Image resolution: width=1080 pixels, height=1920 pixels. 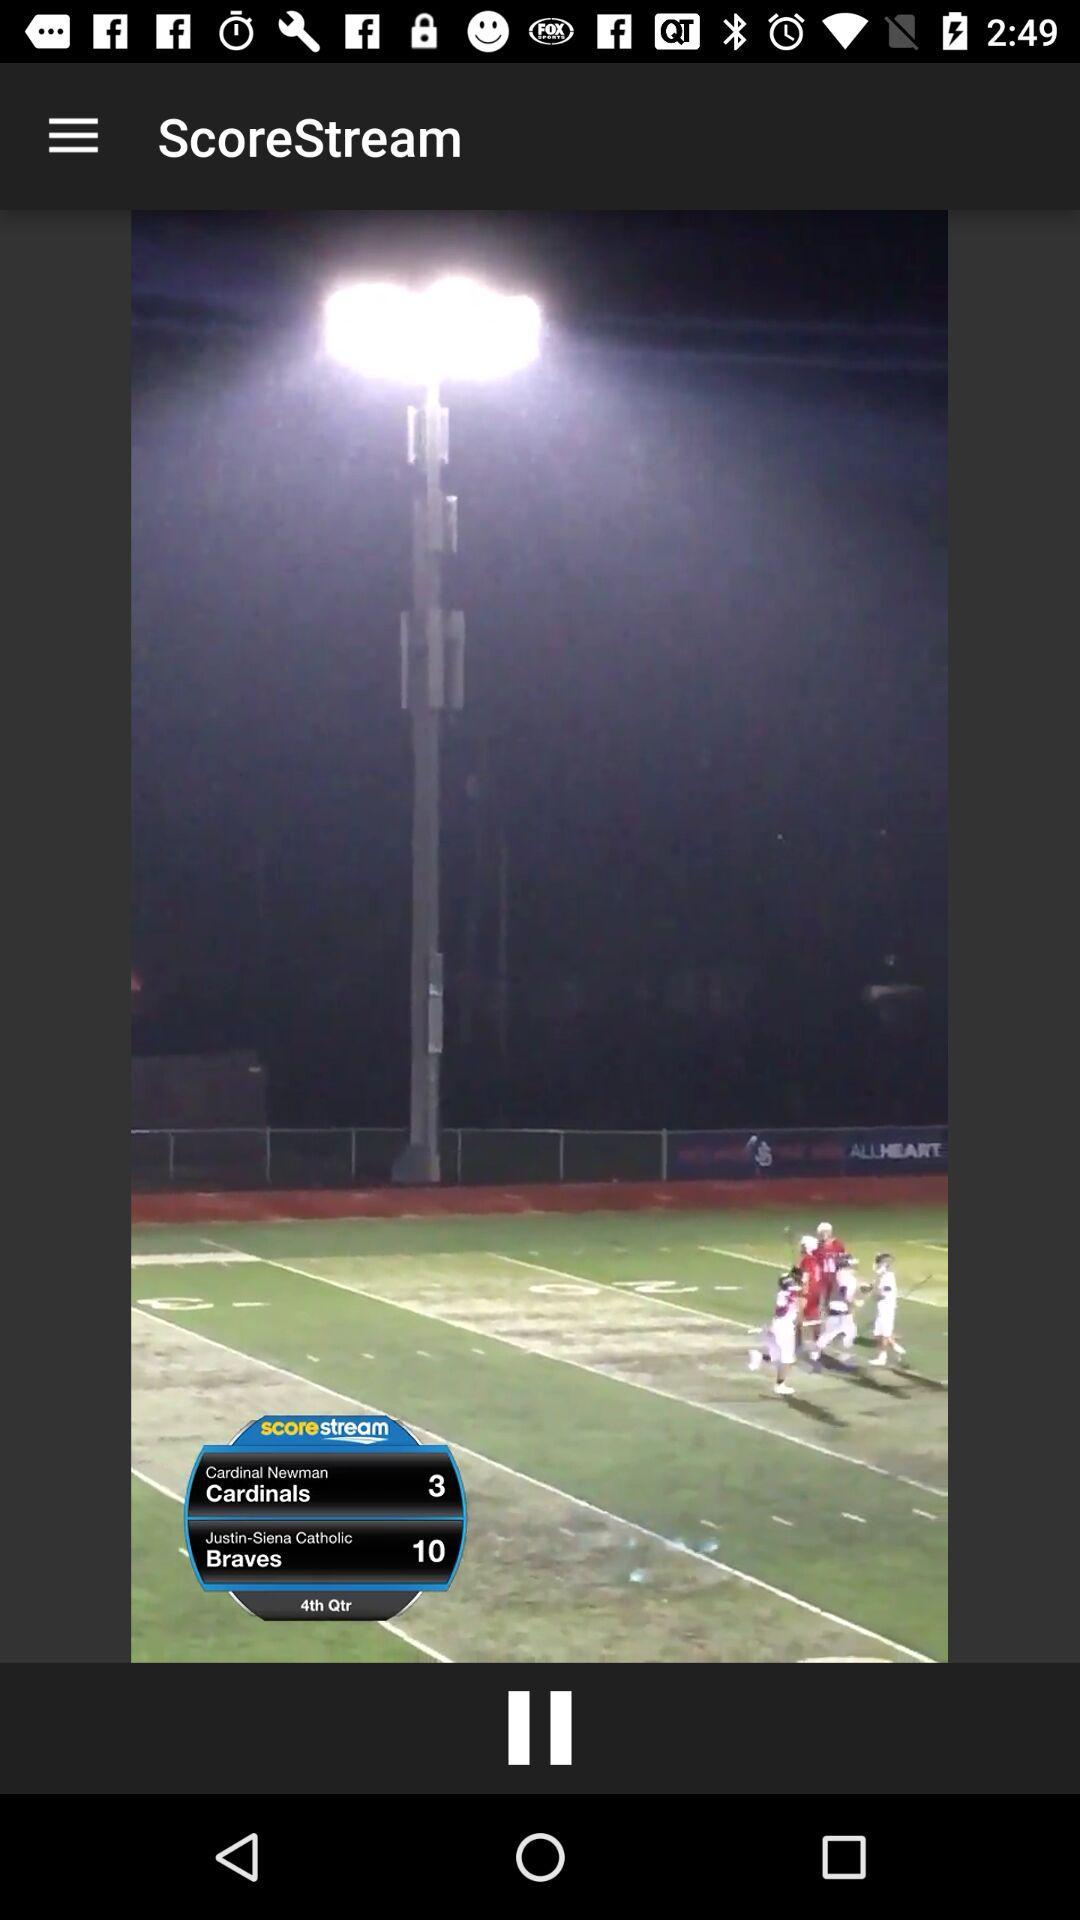 I want to click on play, so click(x=540, y=1727).